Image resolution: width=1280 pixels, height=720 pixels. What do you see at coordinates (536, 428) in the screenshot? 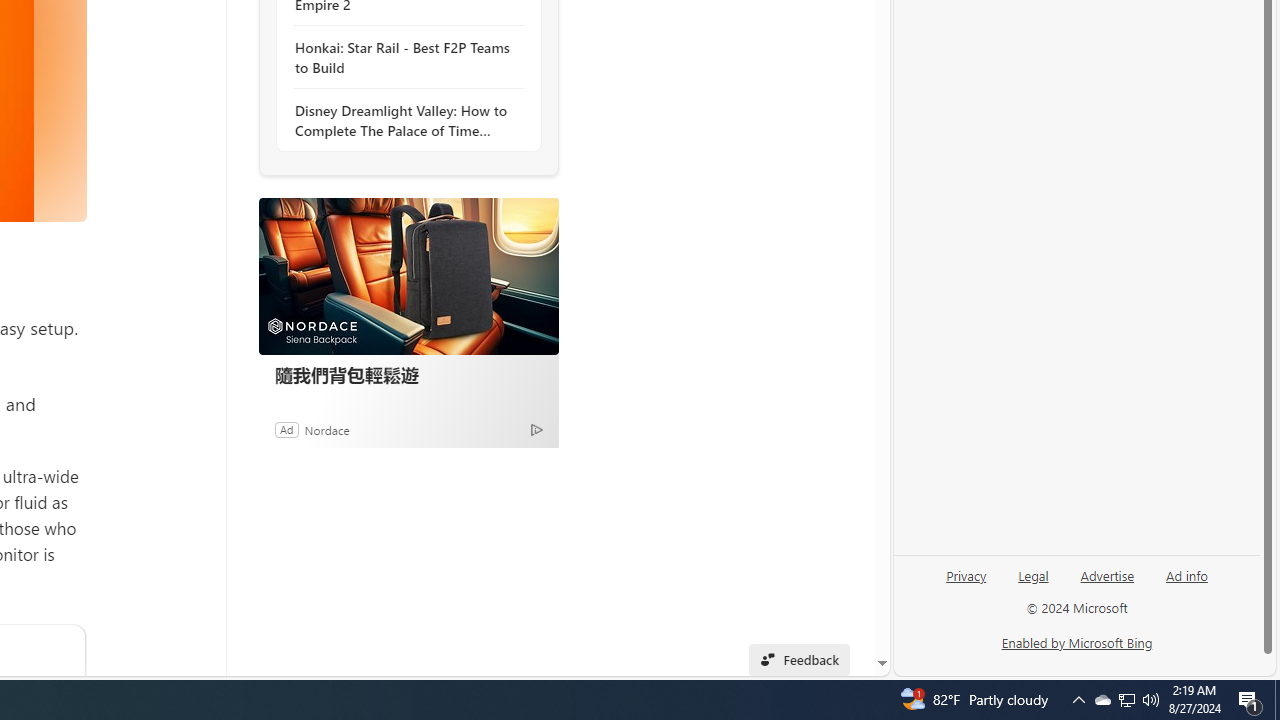
I see `'Ad Choice'` at bounding box center [536, 428].